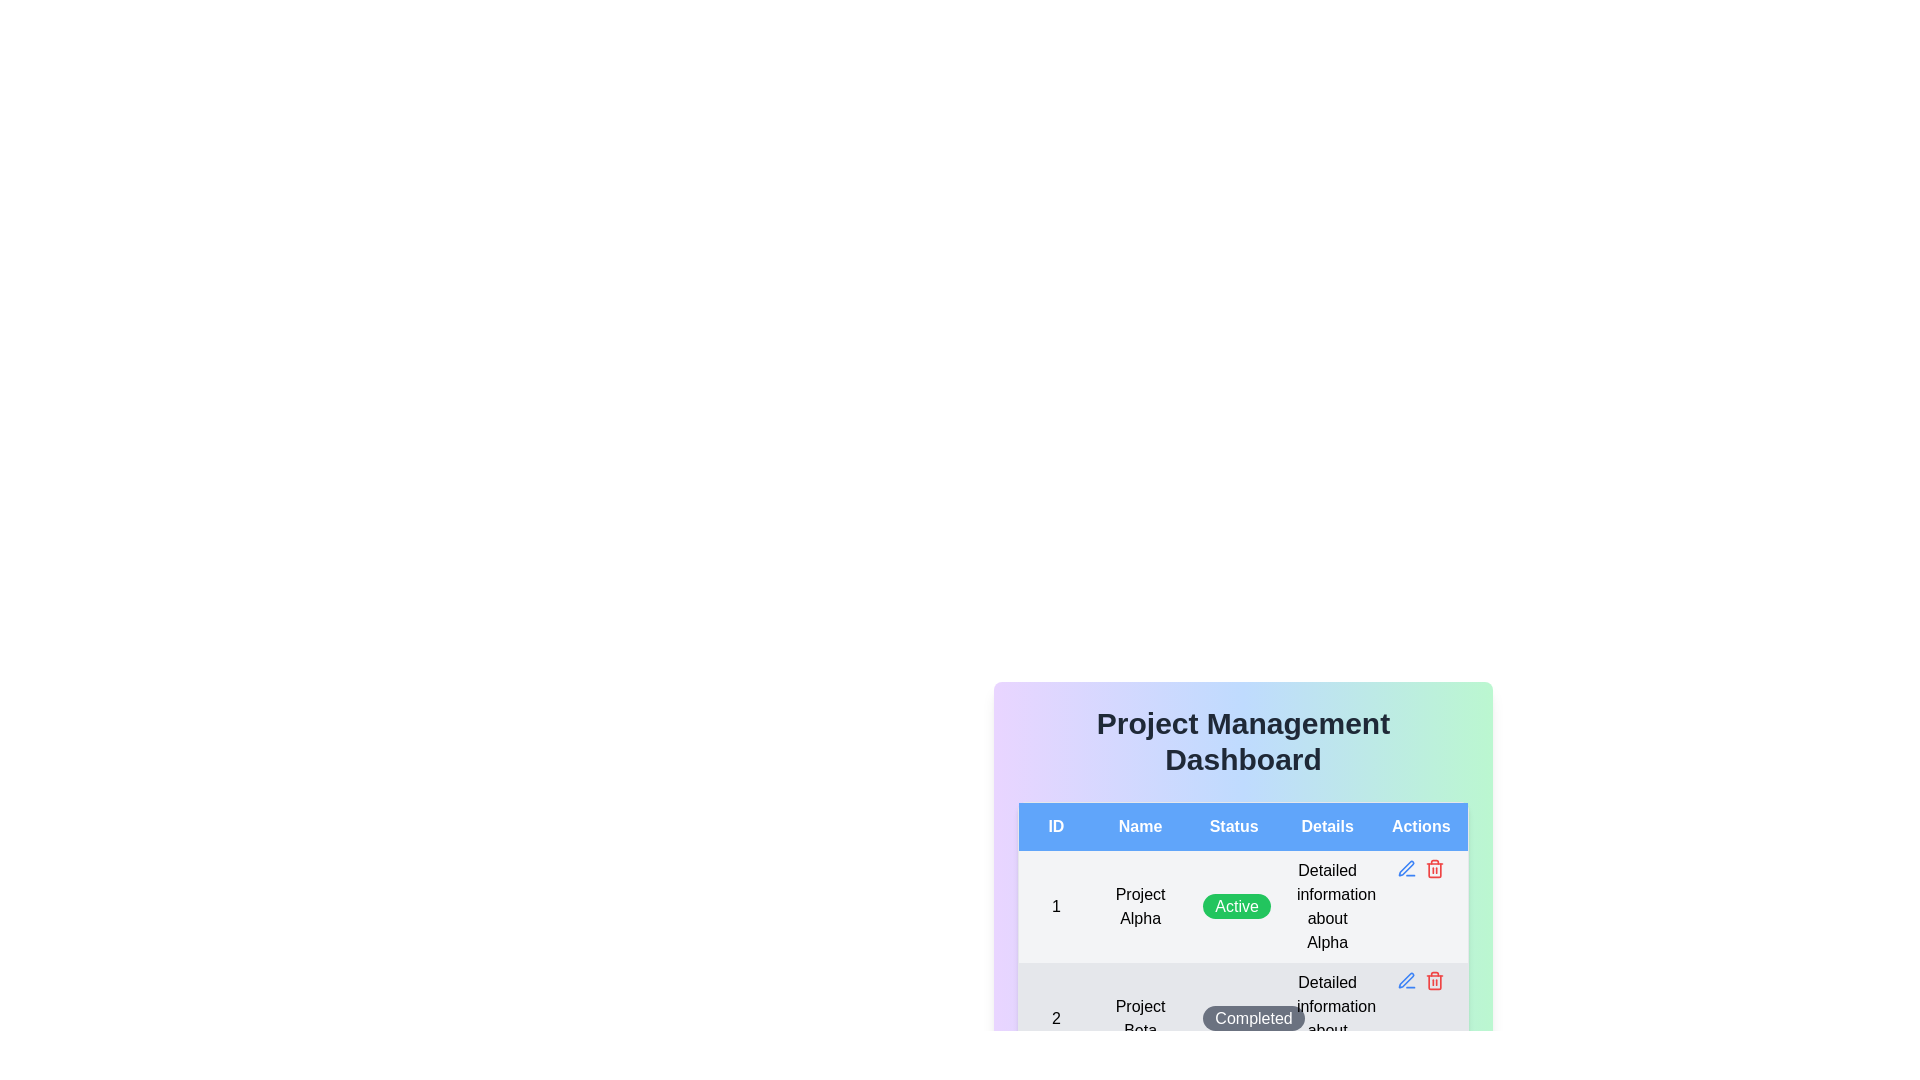 Image resolution: width=1920 pixels, height=1080 pixels. I want to click on the blue pencil icon in the 'Actions' column of the first row corresponding to 'Project Alpha' to initiate editing, so click(1420, 867).